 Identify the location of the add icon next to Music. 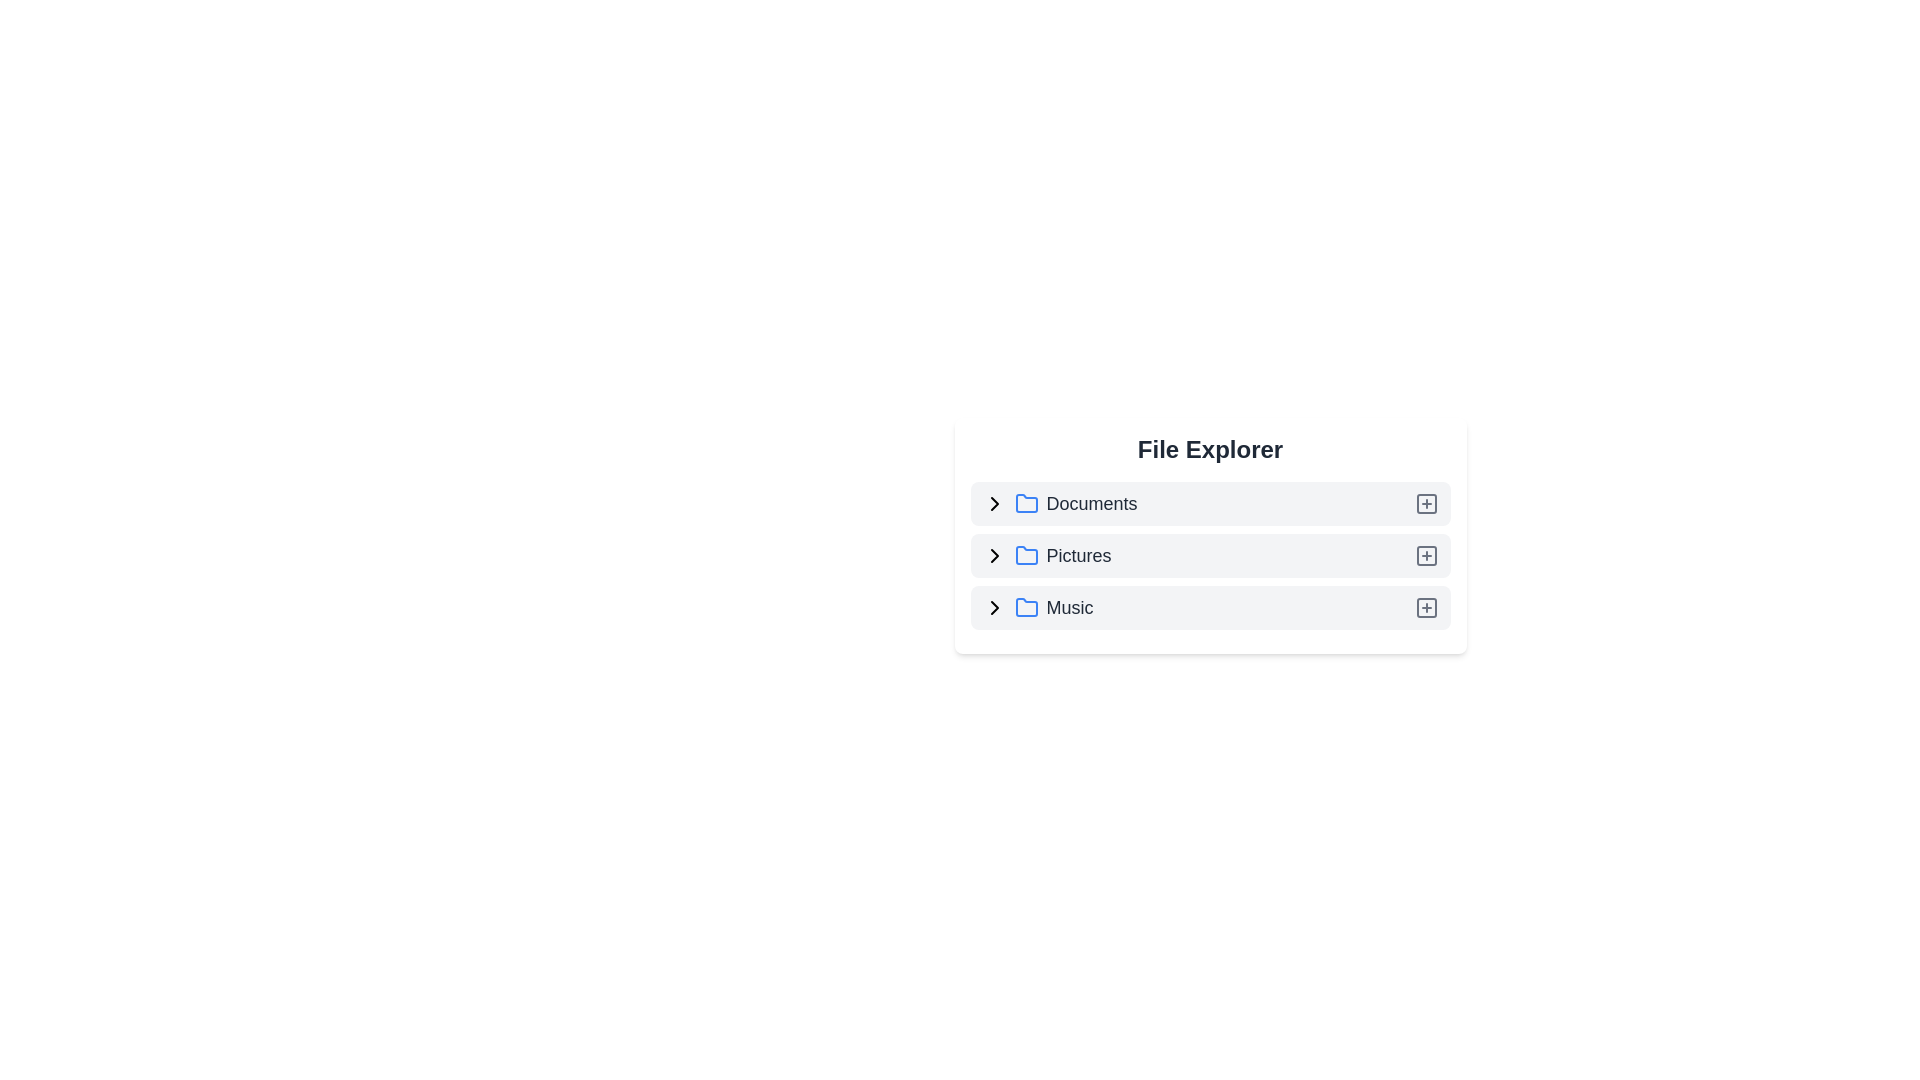
(1425, 607).